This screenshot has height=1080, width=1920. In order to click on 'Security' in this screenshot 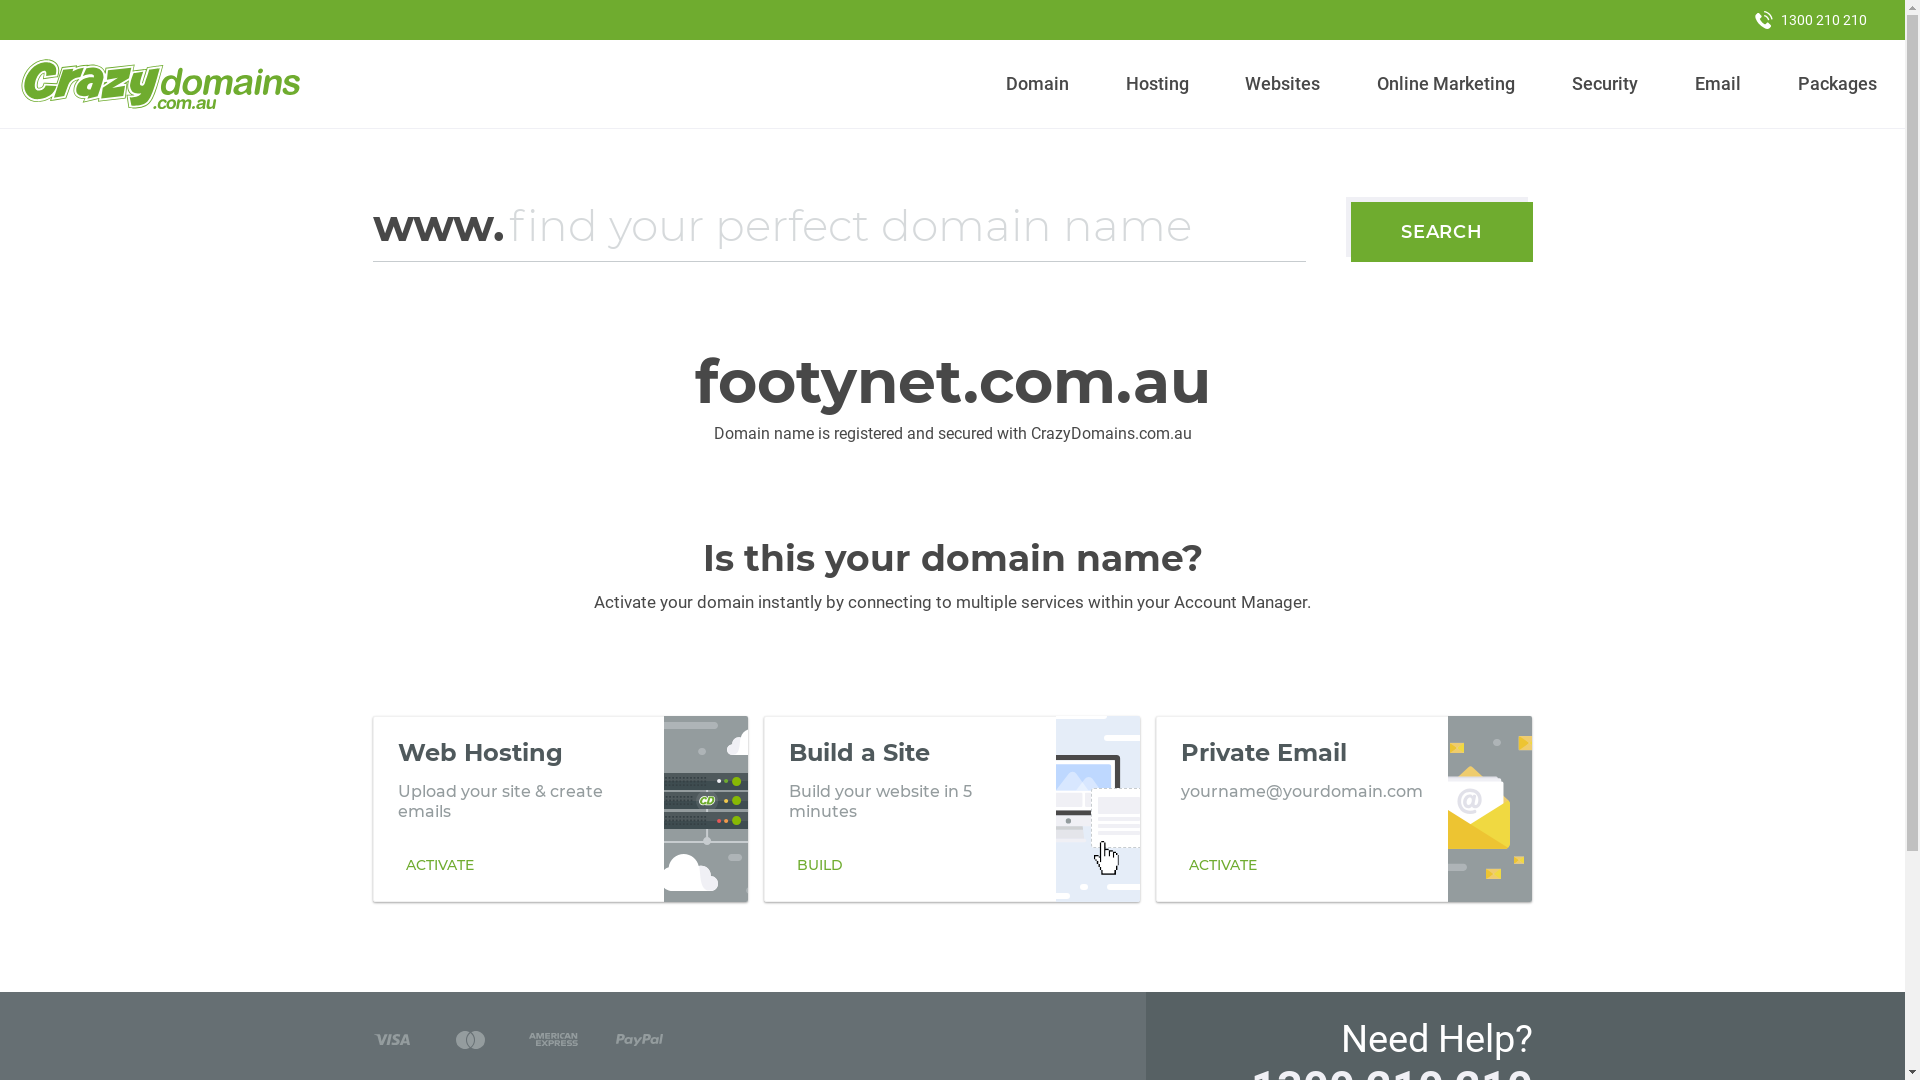, I will do `click(1605, 83)`.